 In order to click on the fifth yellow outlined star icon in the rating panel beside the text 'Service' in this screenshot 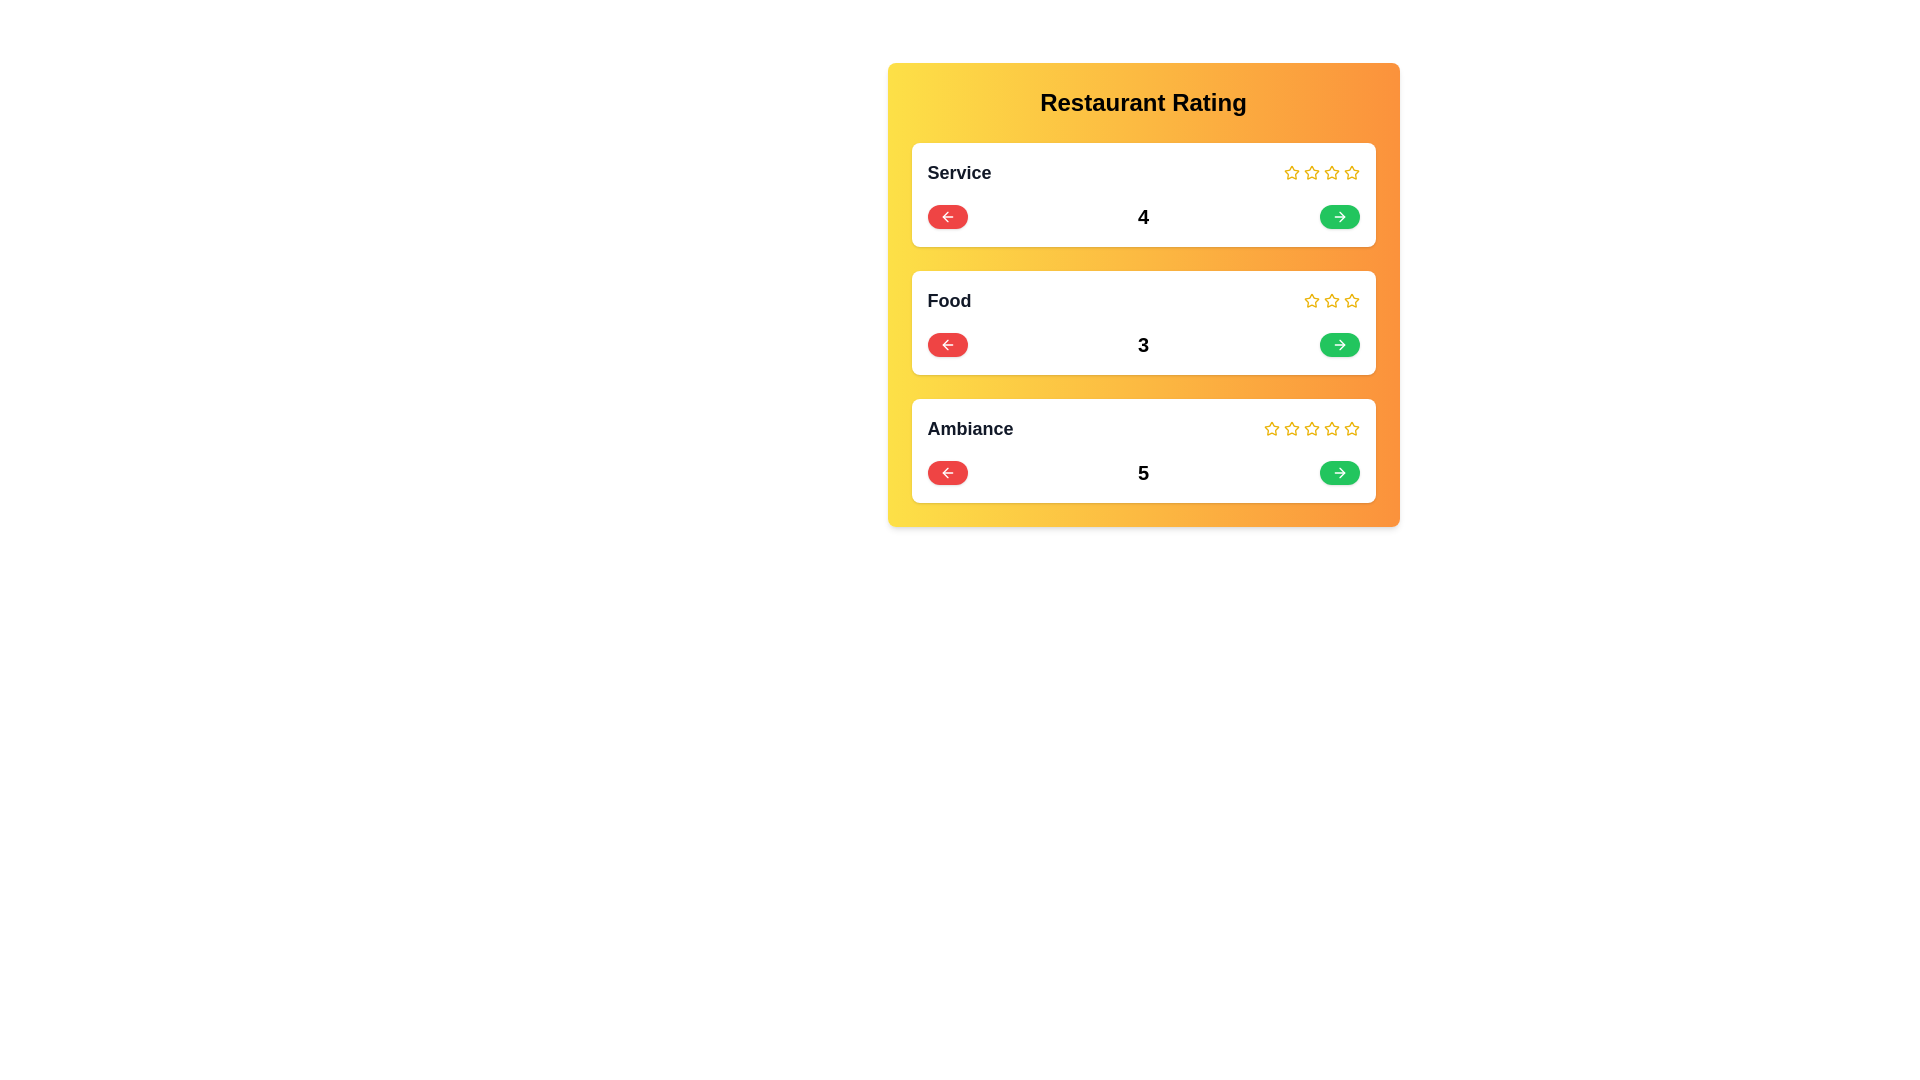, I will do `click(1351, 172)`.